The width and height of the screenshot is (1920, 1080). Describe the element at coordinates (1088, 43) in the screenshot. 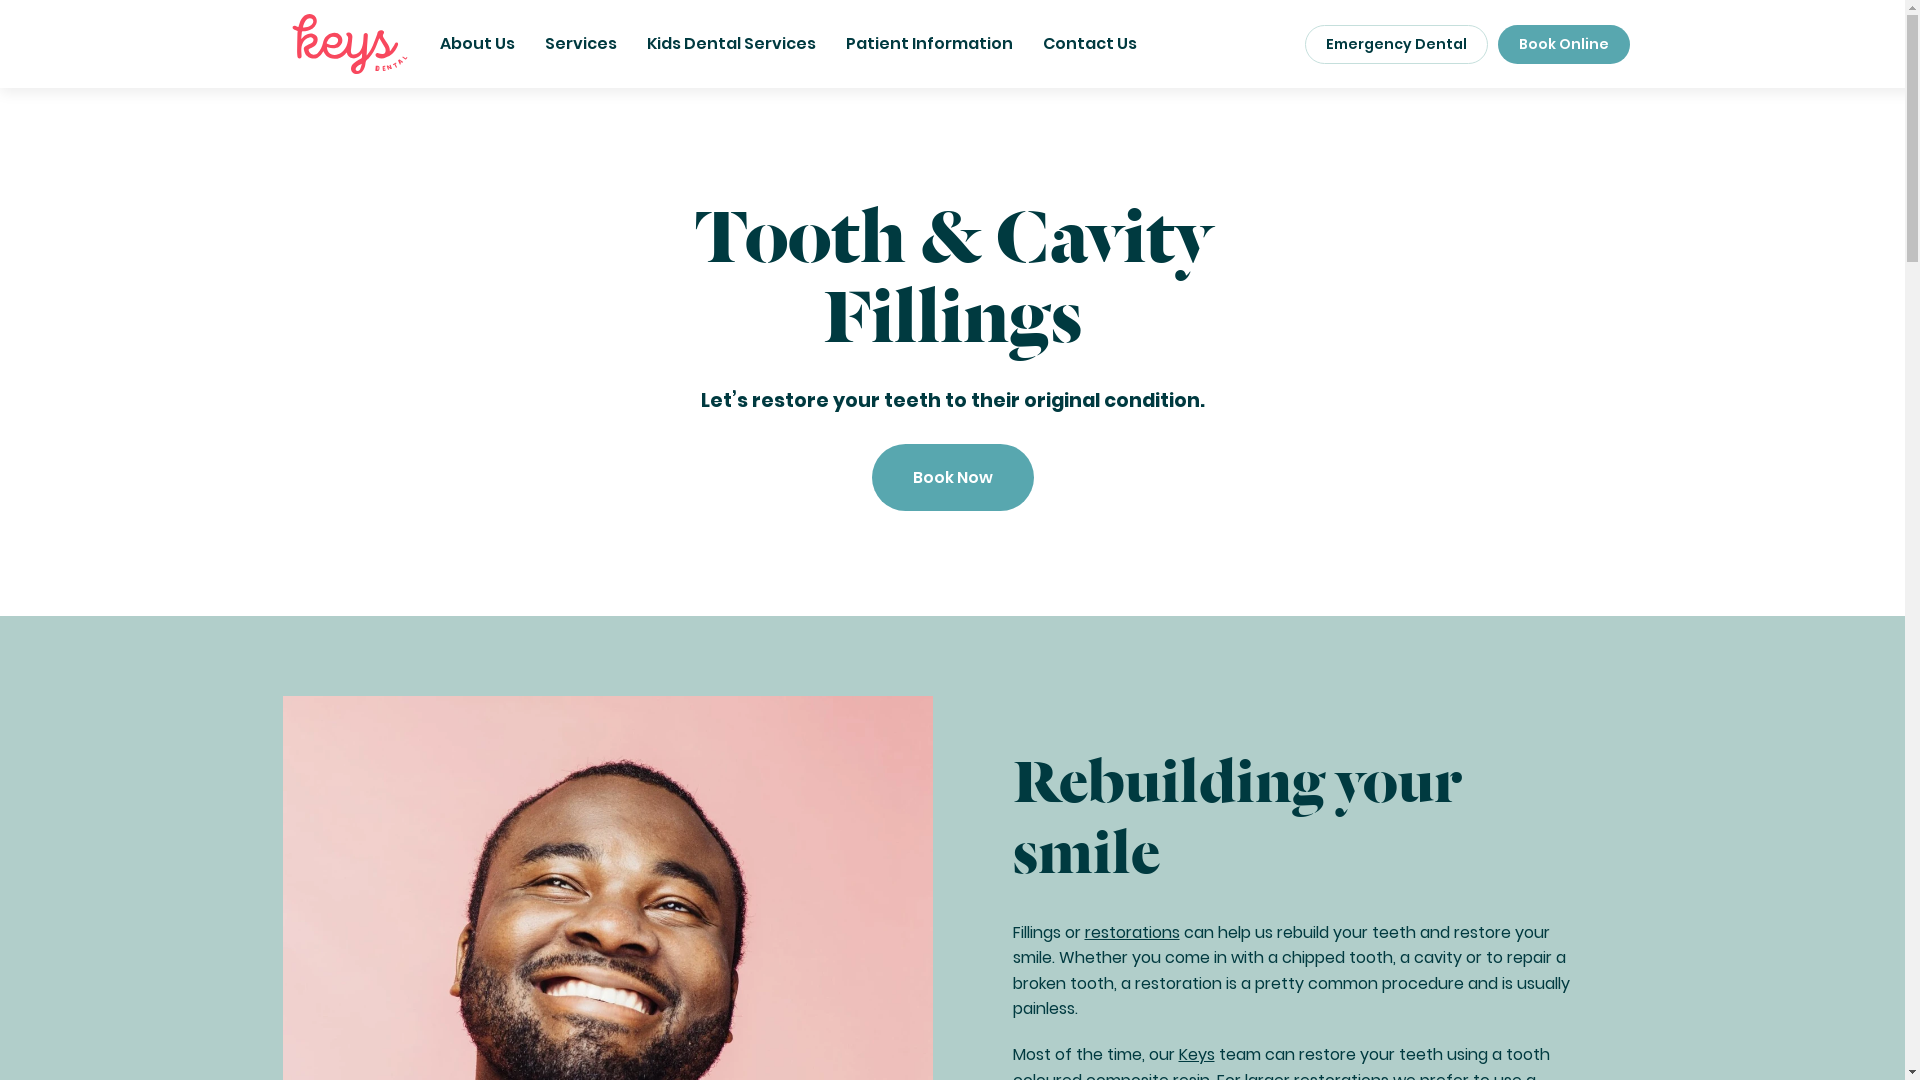

I see `'Contact Us'` at that location.